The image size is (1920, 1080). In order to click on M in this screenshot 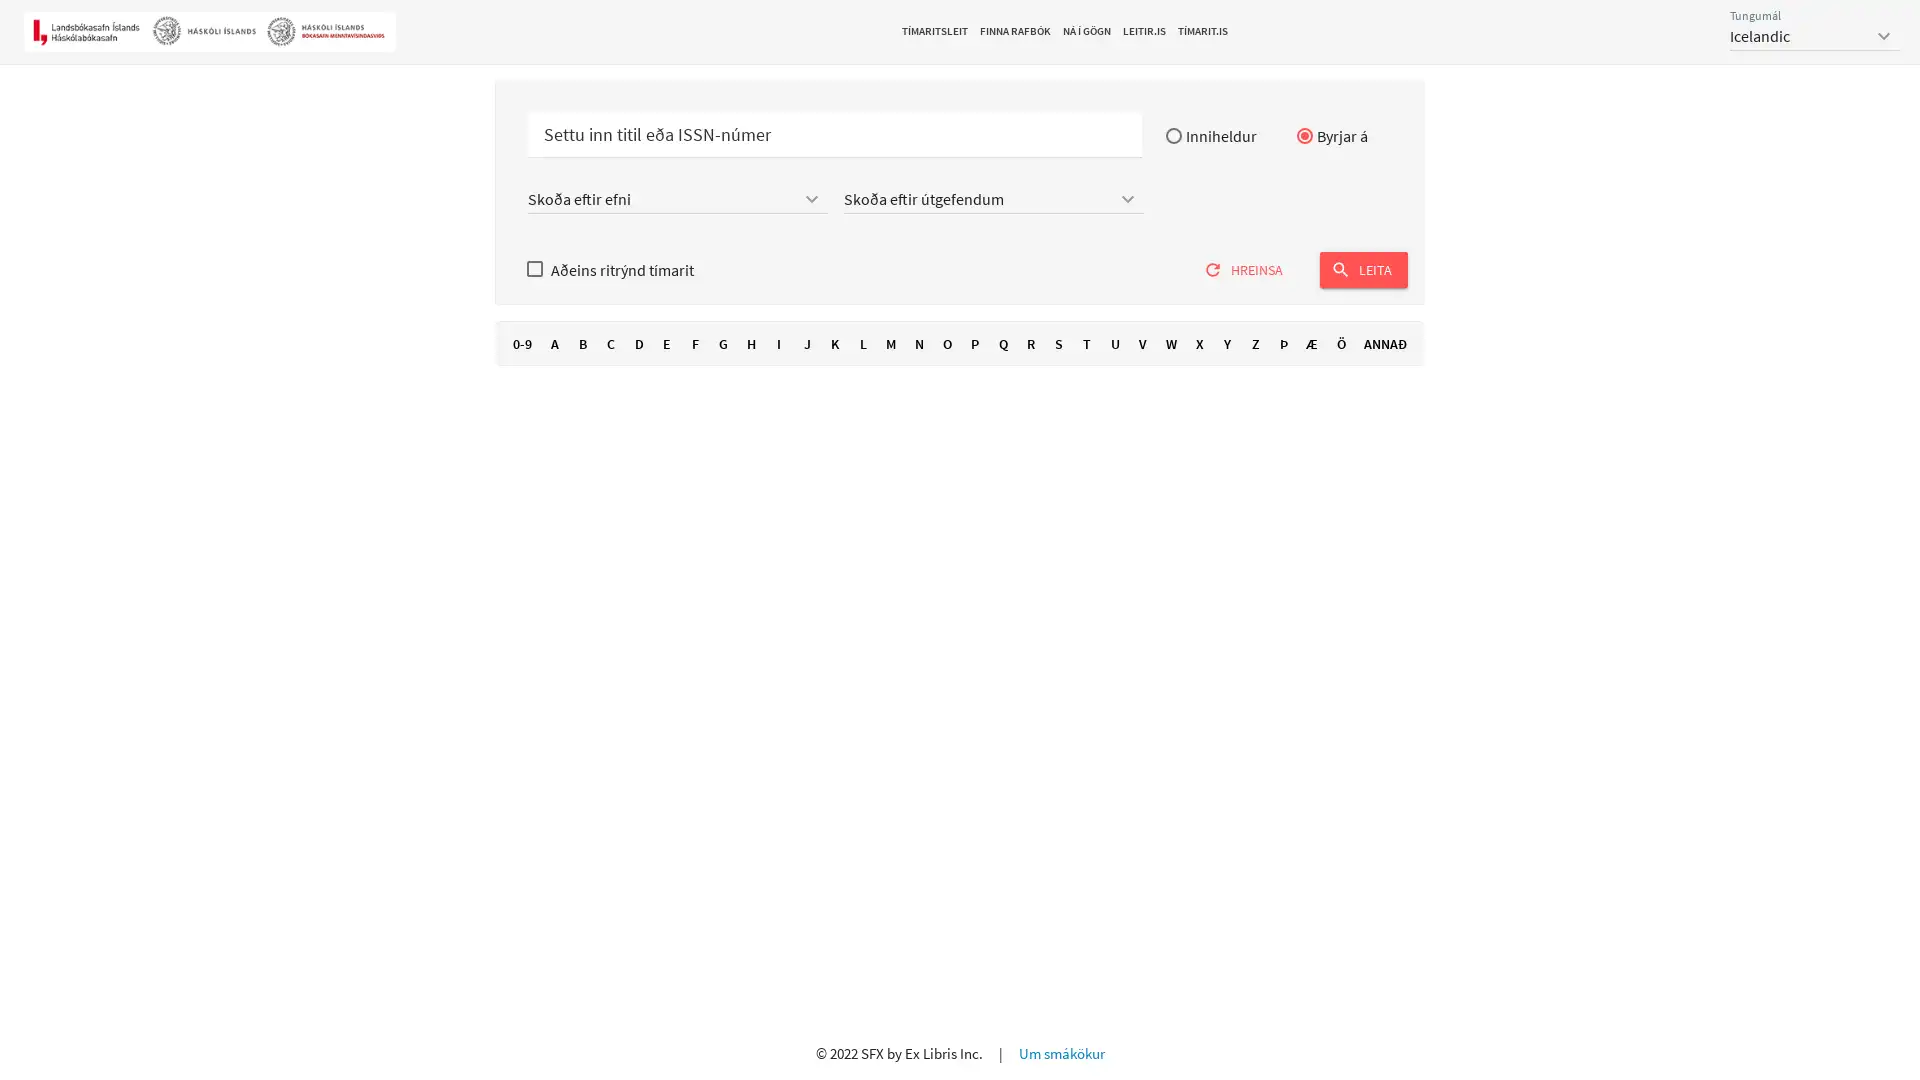, I will do `click(890, 342)`.